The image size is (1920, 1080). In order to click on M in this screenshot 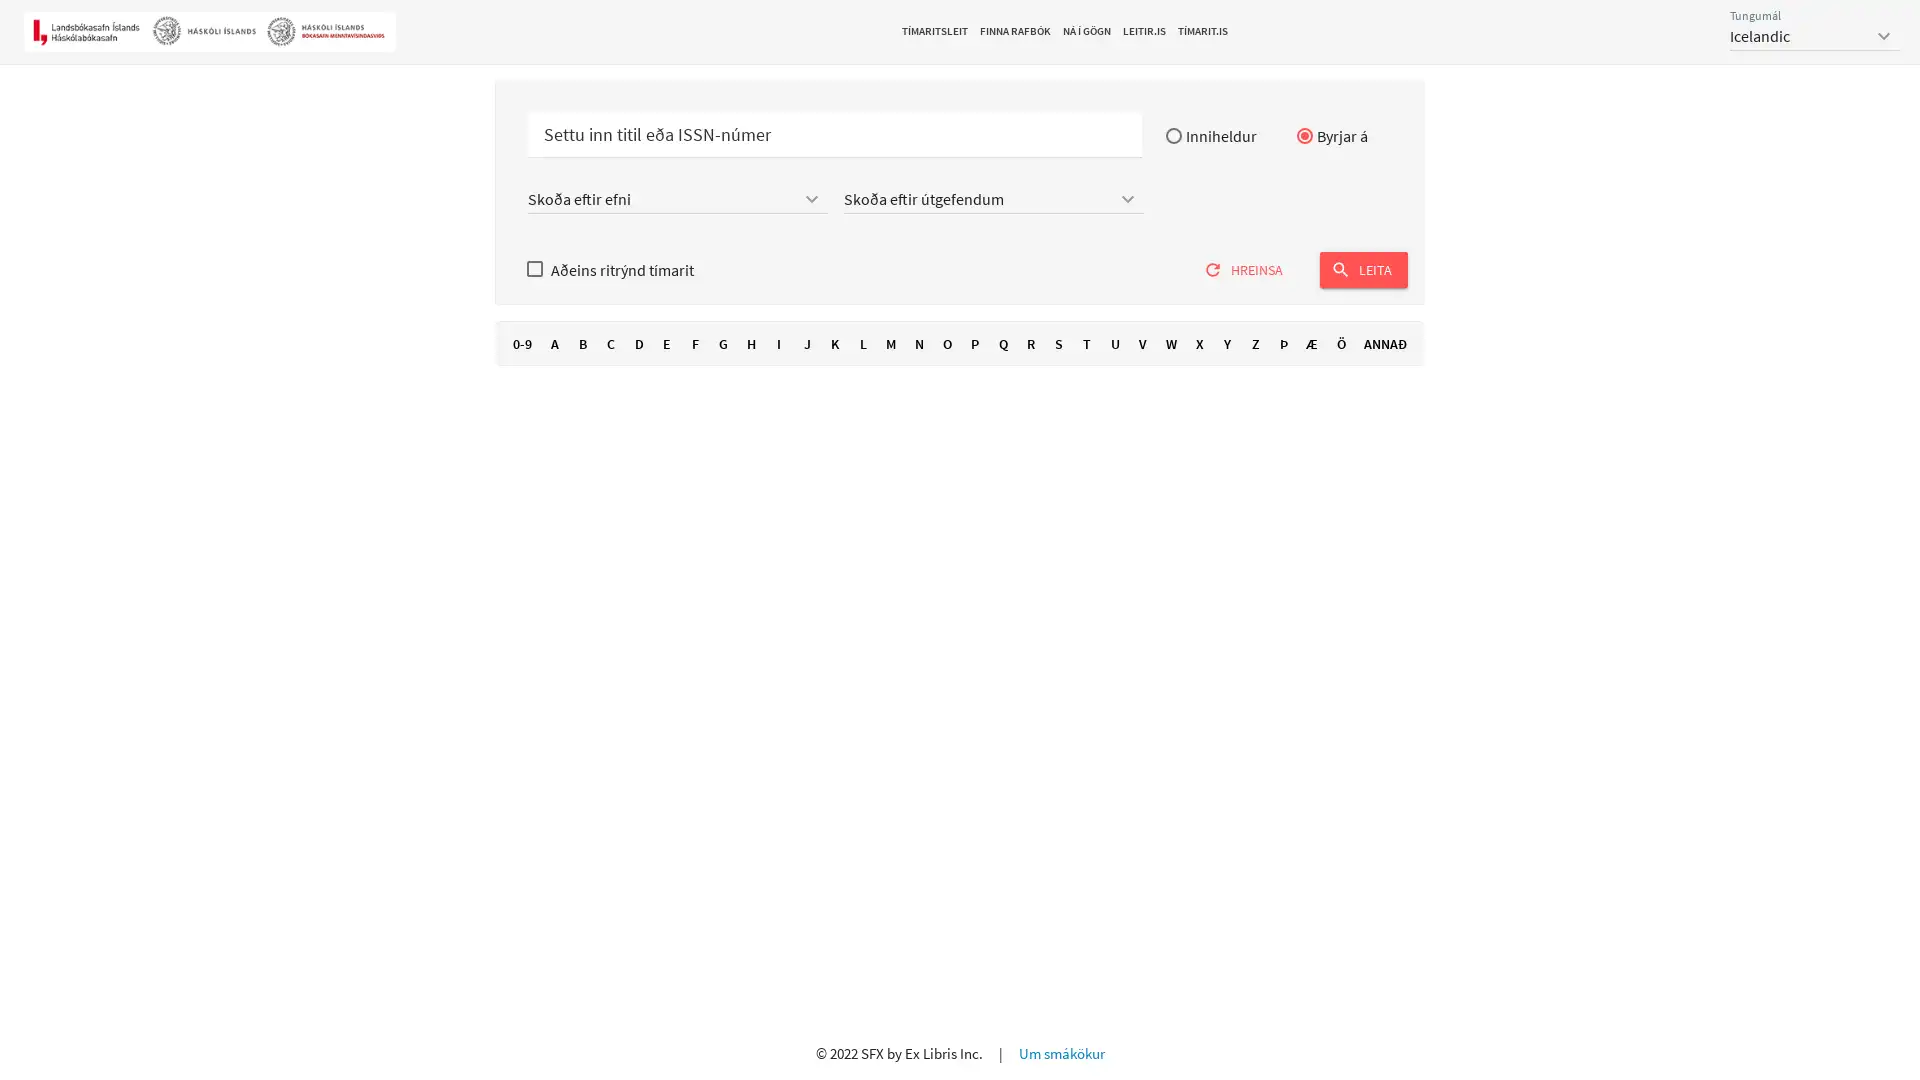, I will do `click(890, 342)`.